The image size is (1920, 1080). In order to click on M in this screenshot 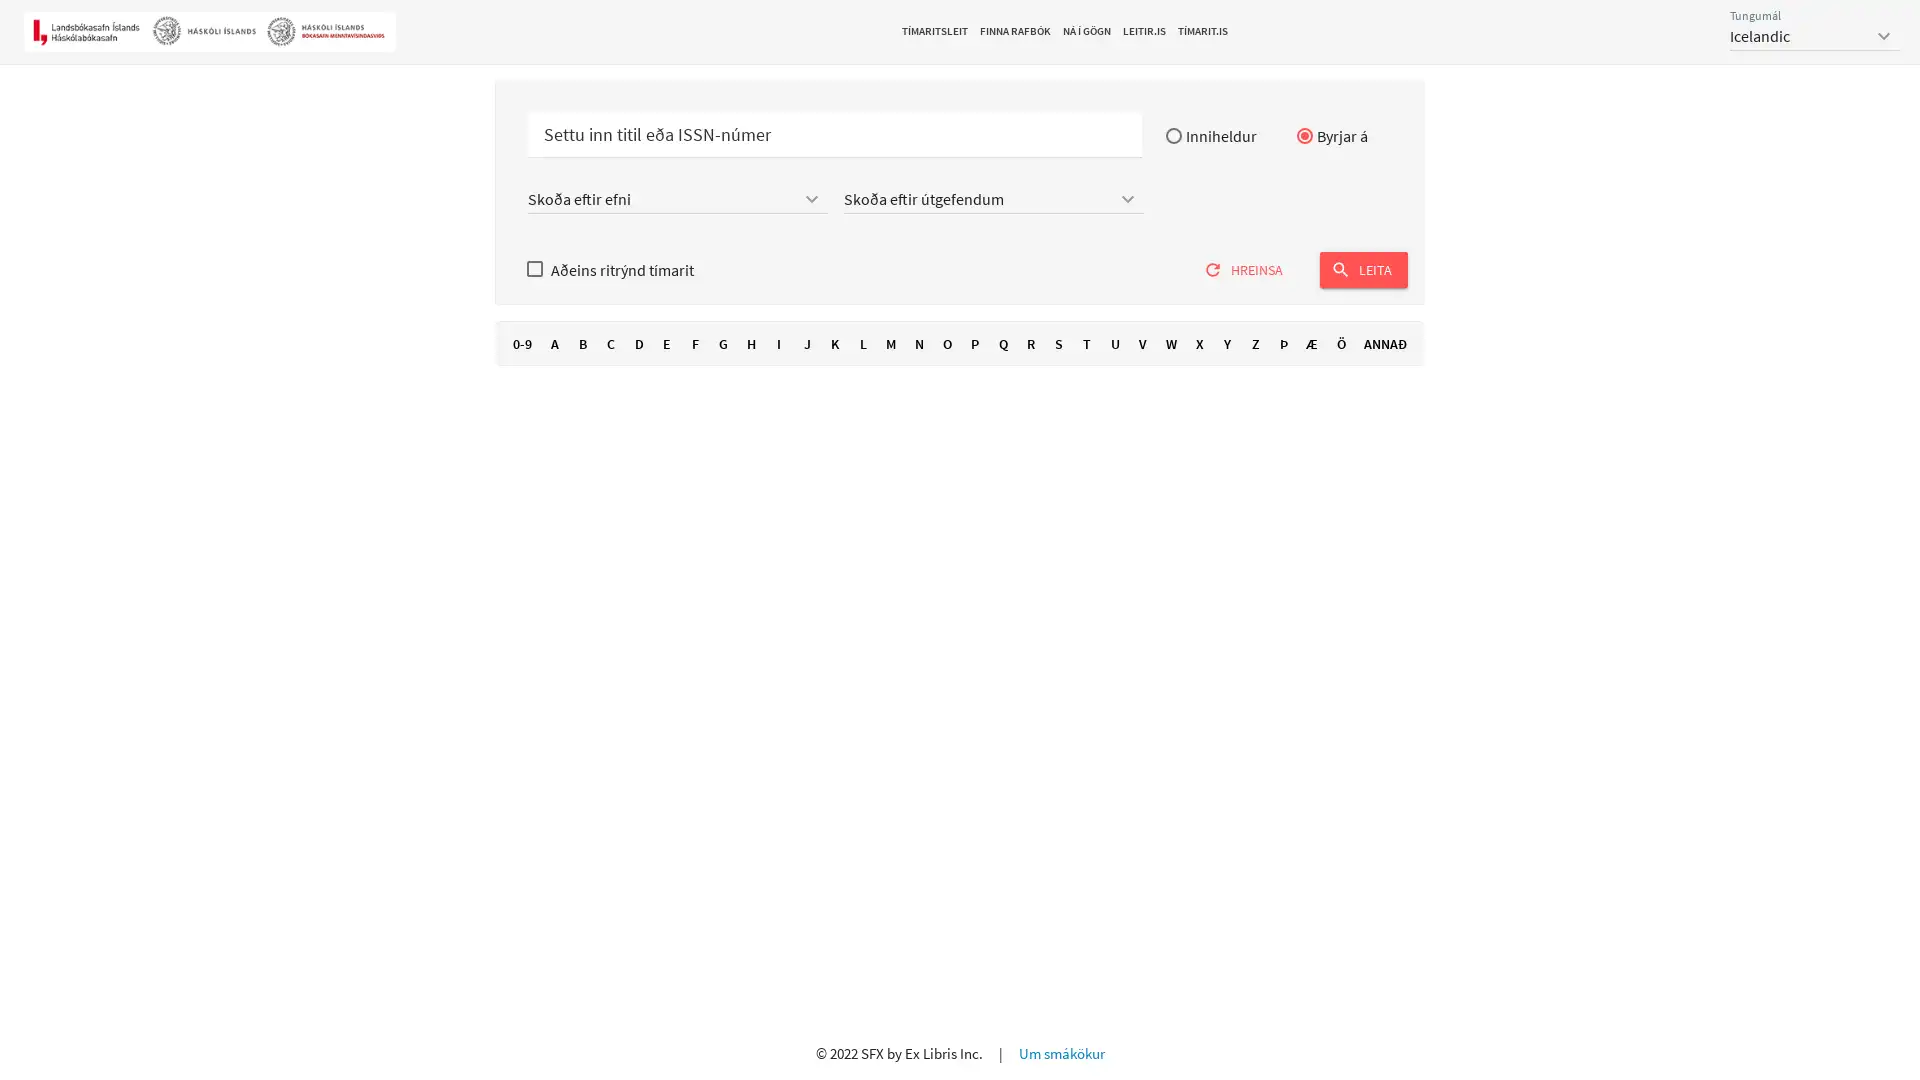, I will do `click(890, 342)`.